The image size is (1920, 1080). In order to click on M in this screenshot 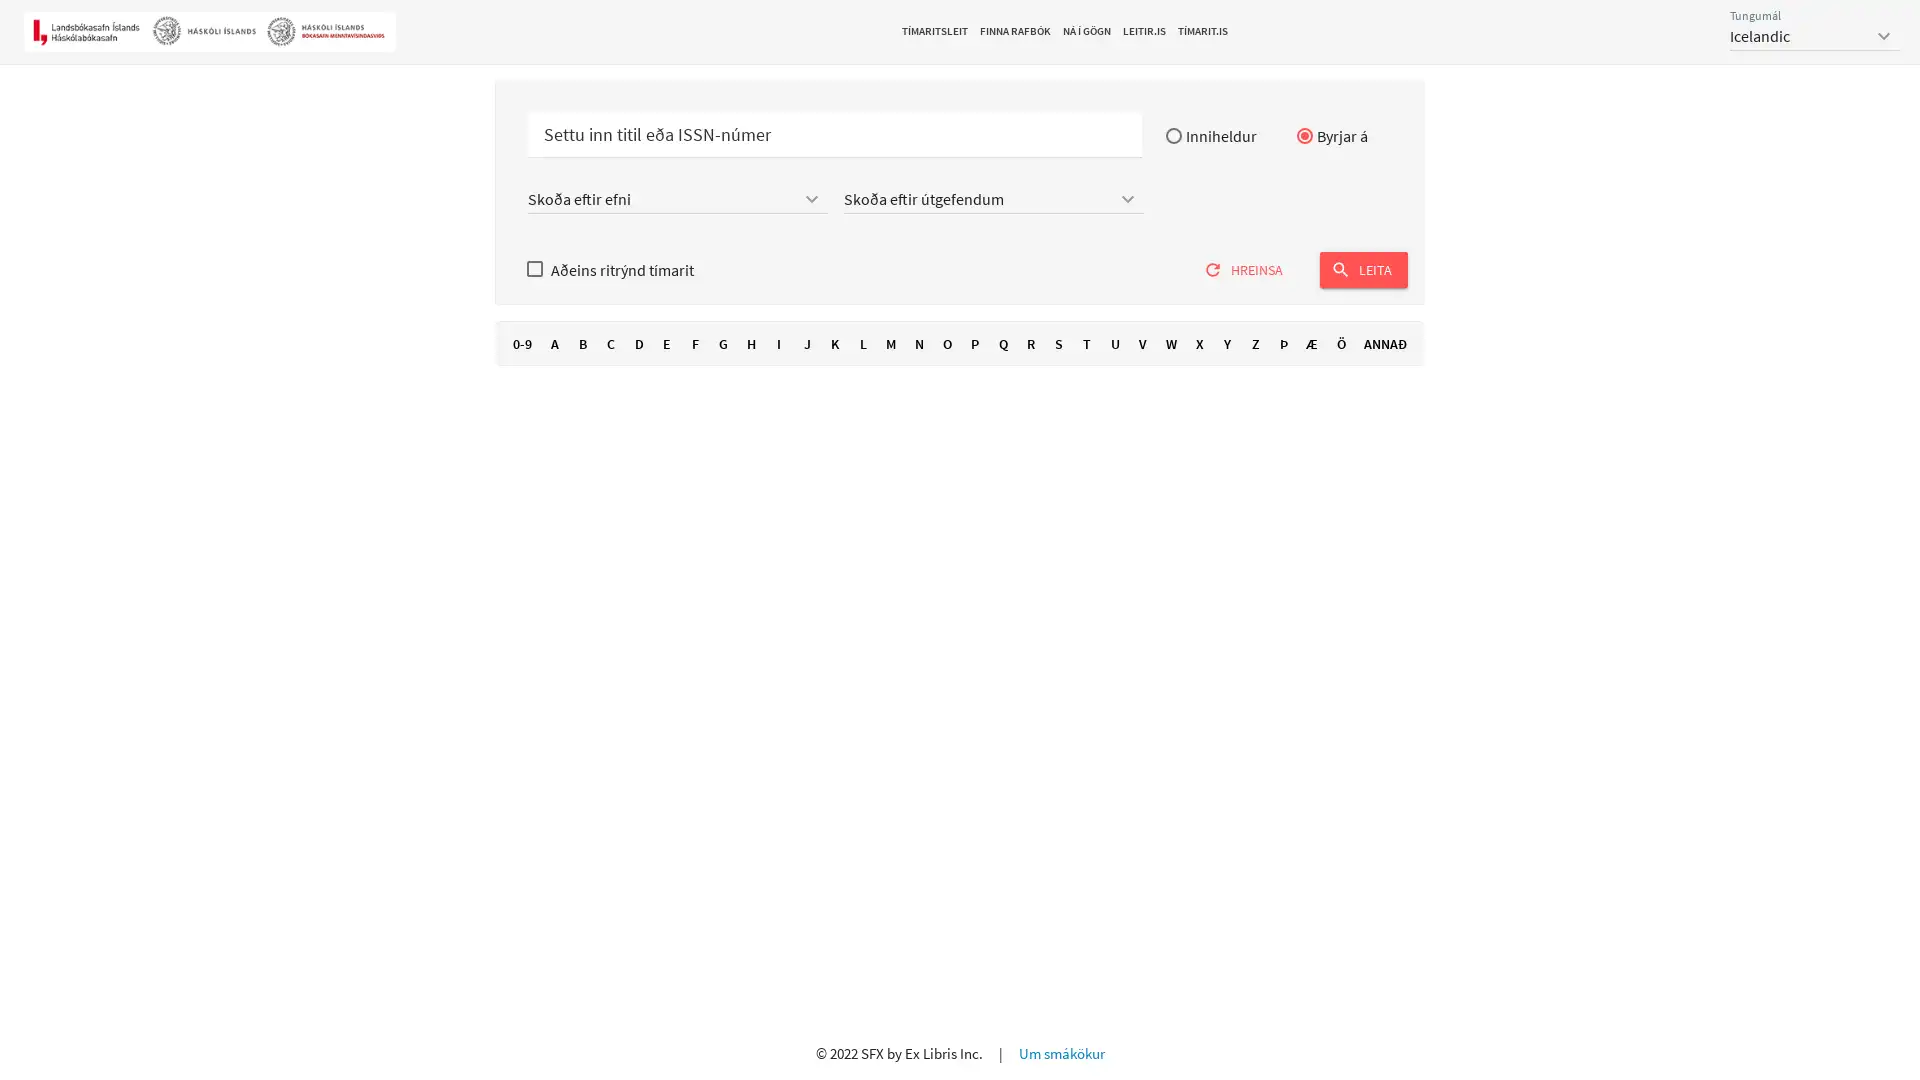, I will do `click(890, 342)`.